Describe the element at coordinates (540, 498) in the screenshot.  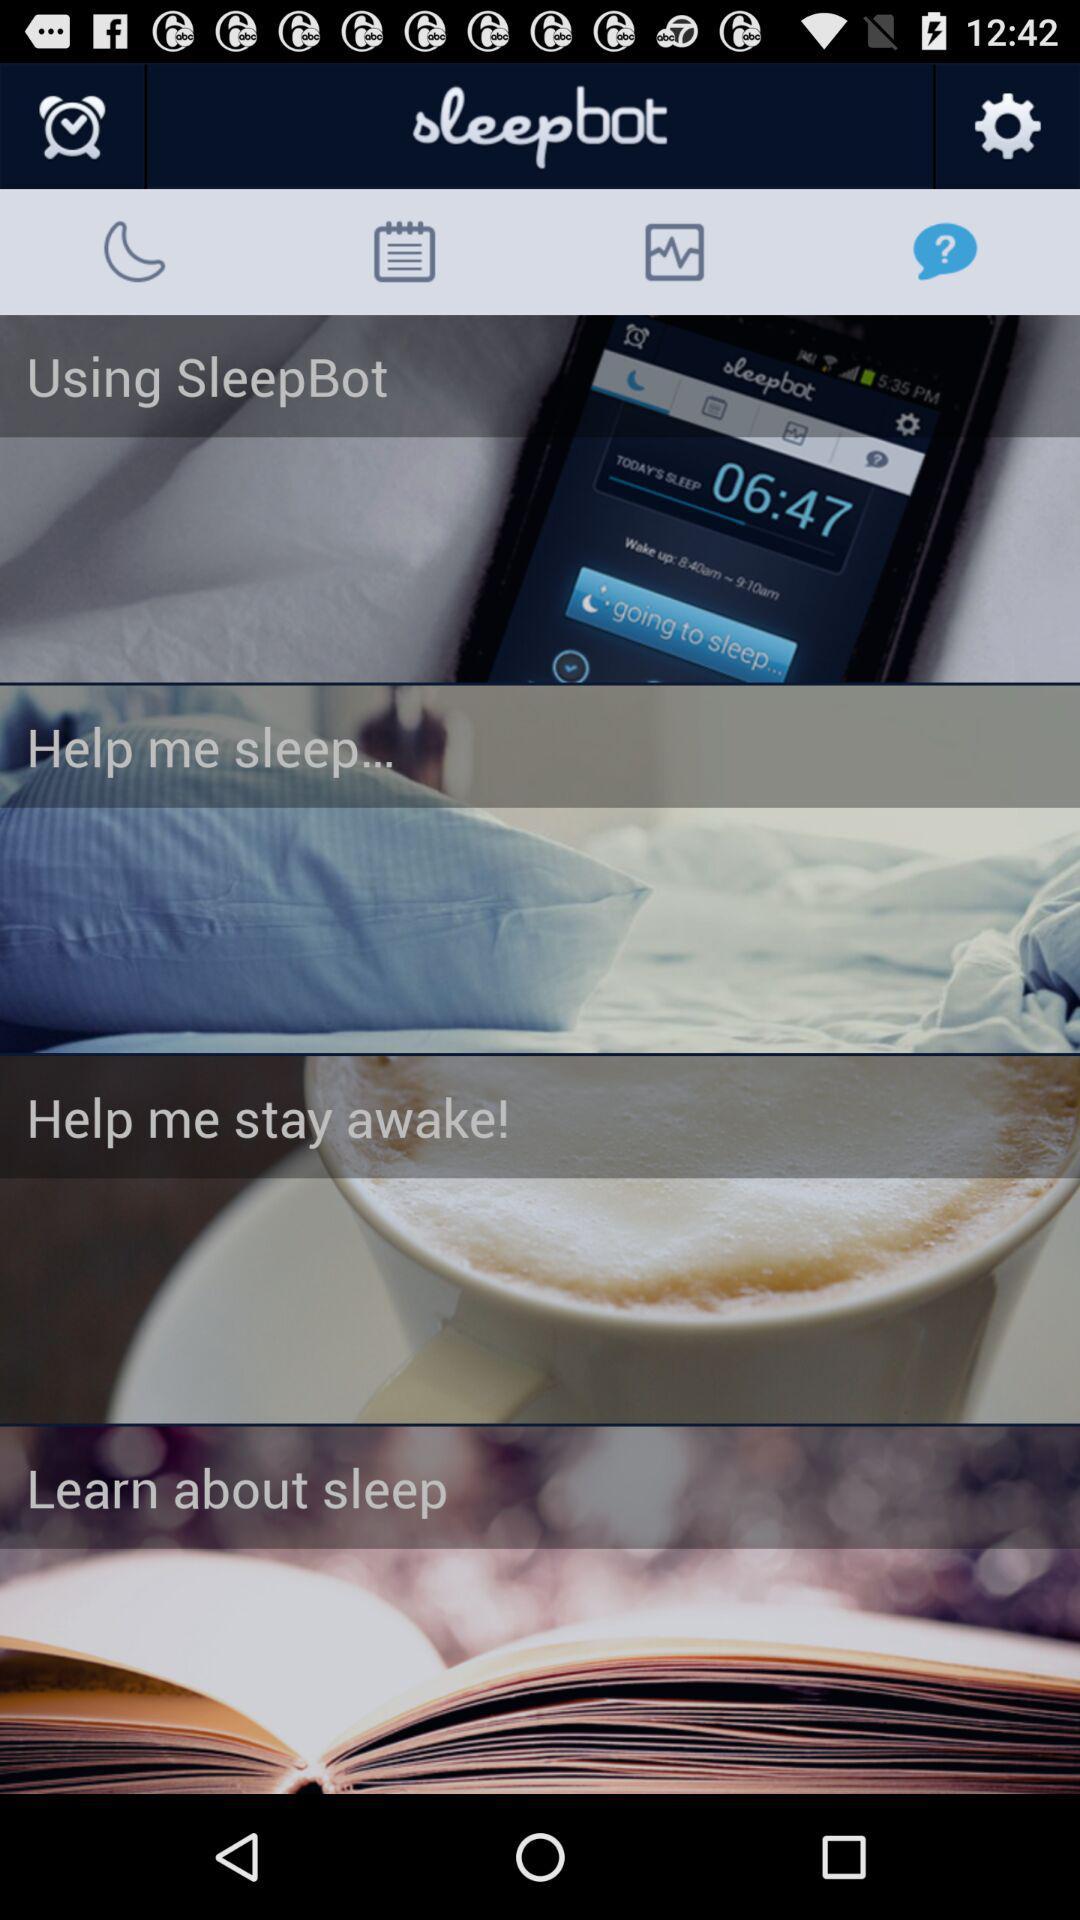
I see `using sleepbot menu` at that location.